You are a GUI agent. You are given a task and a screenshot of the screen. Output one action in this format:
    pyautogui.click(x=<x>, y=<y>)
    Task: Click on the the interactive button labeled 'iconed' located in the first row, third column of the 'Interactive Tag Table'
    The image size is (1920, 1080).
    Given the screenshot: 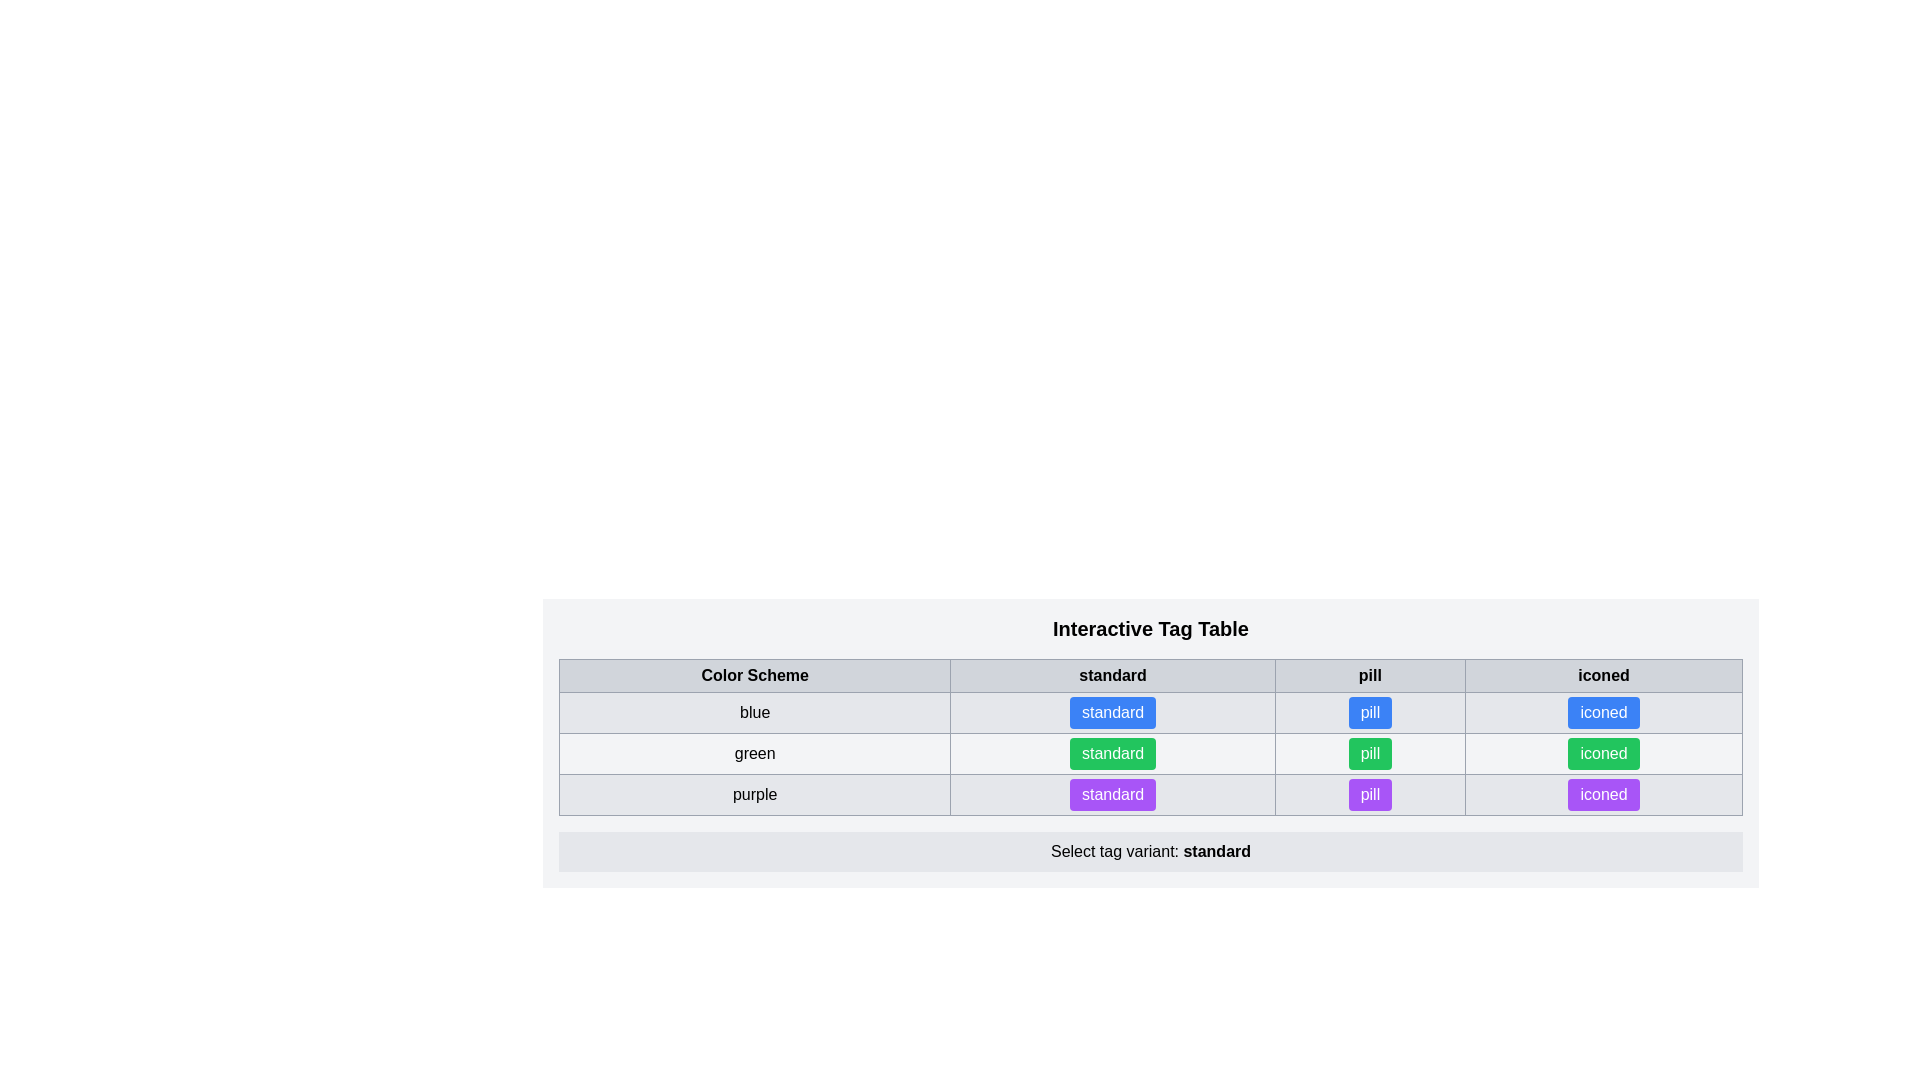 What is the action you would take?
    pyautogui.click(x=1603, y=712)
    